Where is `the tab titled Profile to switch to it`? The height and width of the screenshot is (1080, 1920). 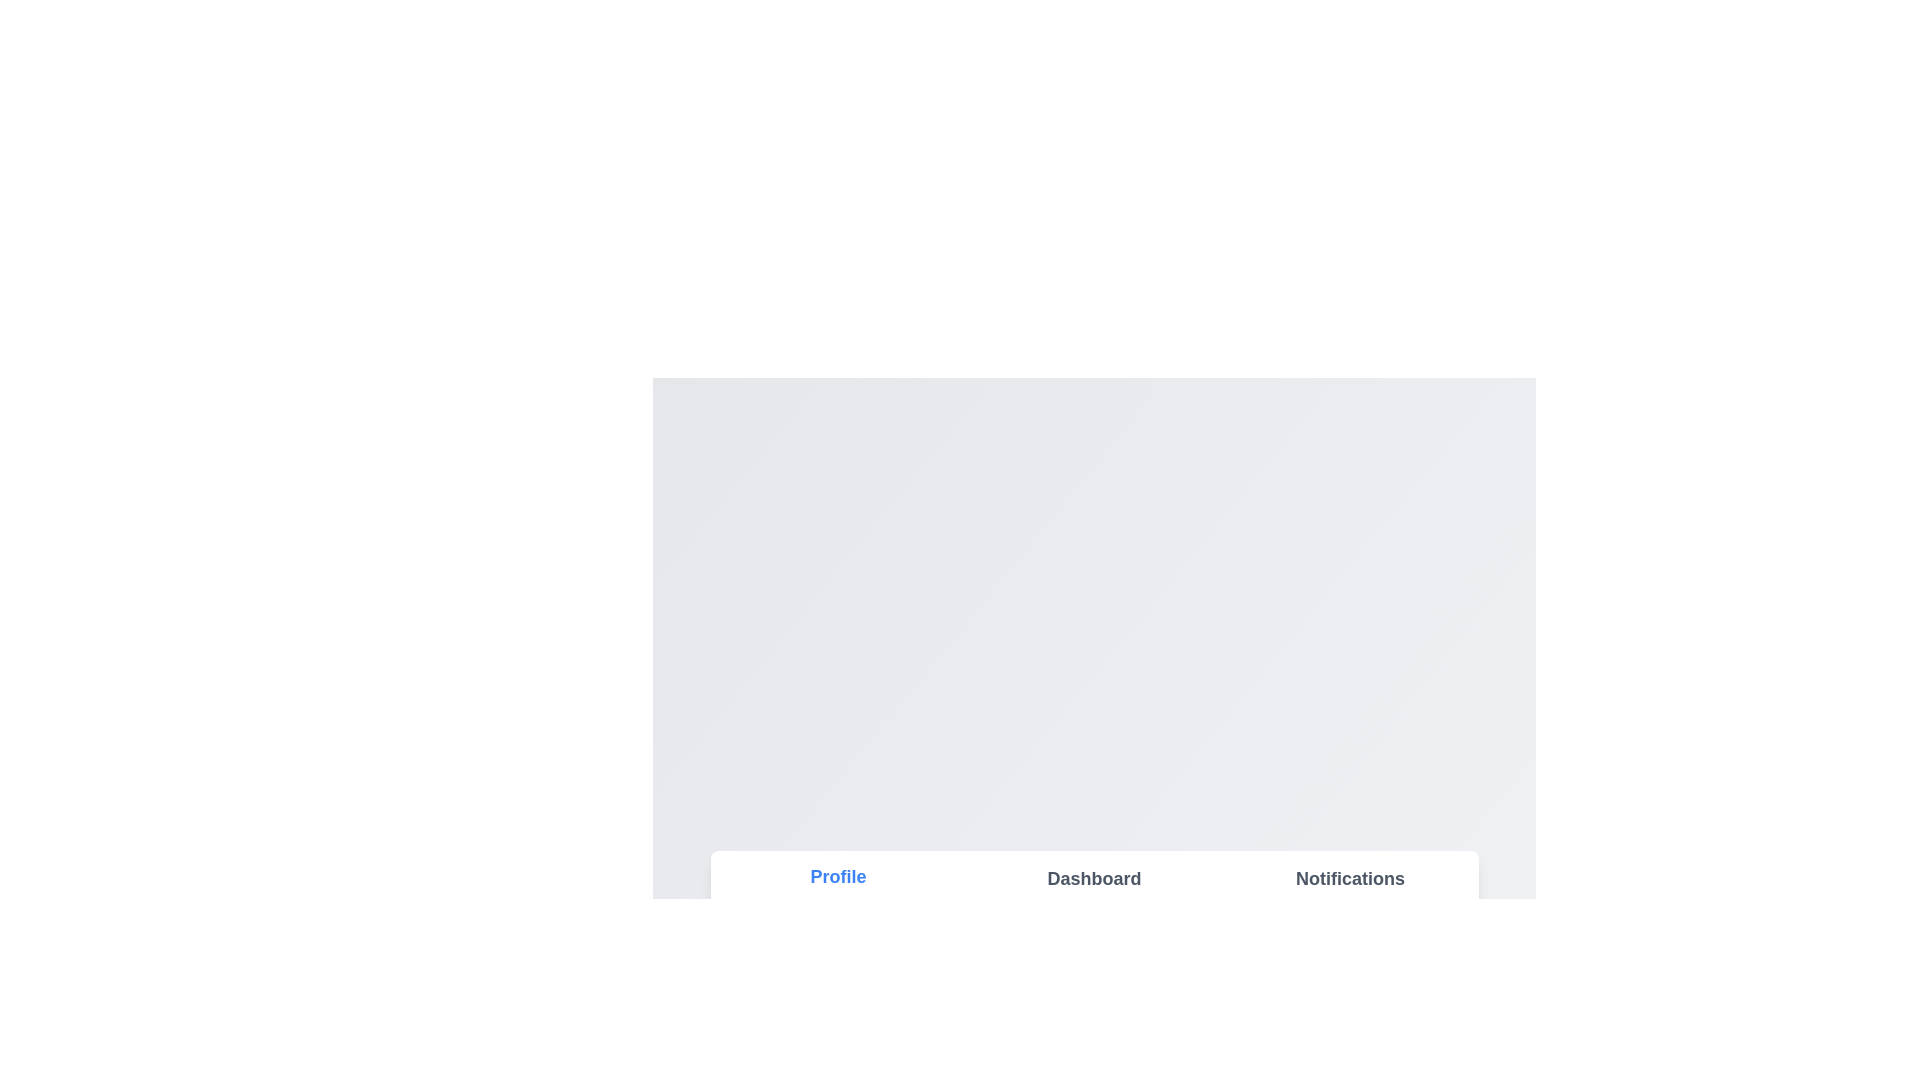
the tab titled Profile to switch to it is located at coordinates (838, 878).